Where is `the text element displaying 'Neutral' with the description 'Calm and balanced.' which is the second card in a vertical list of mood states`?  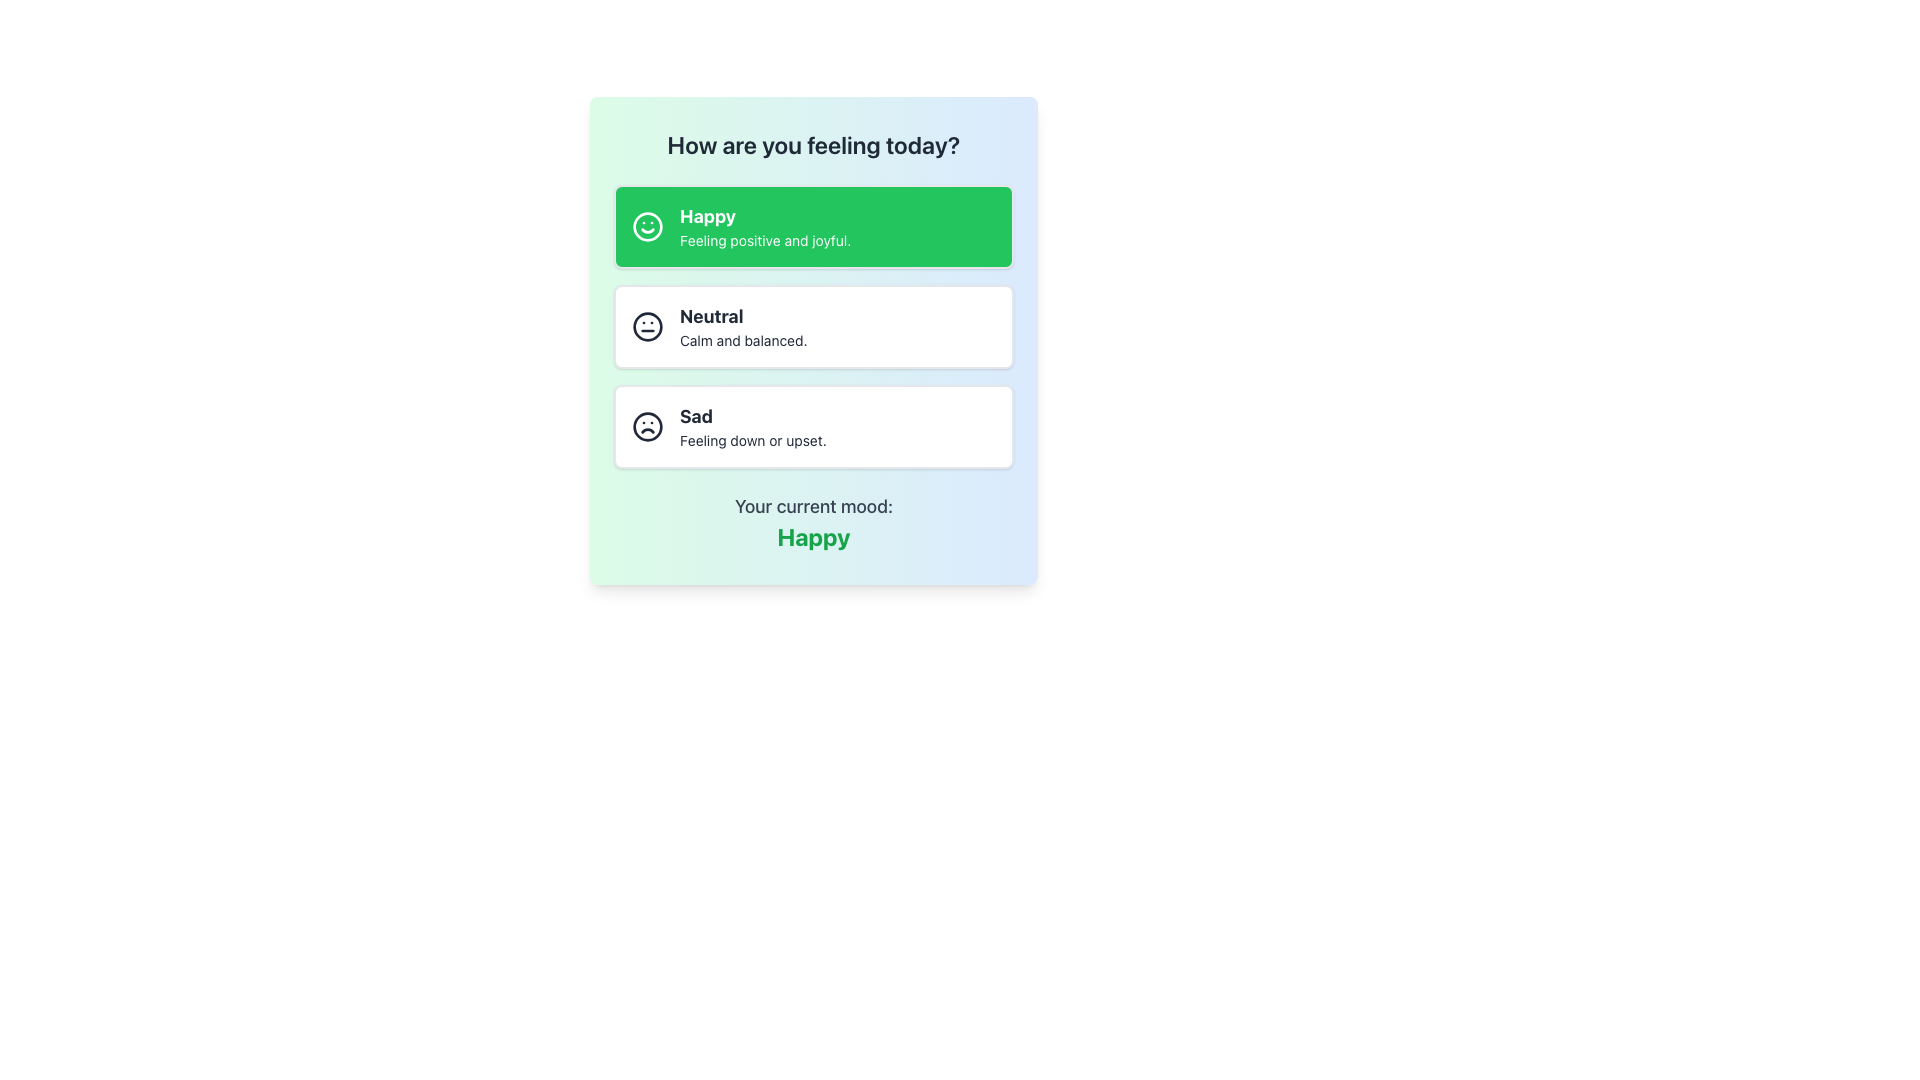
the text element displaying 'Neutral' with the description 'Calm and balanced.' which is the second card in a vertical list of mood states is located at coordinates (742, 326).